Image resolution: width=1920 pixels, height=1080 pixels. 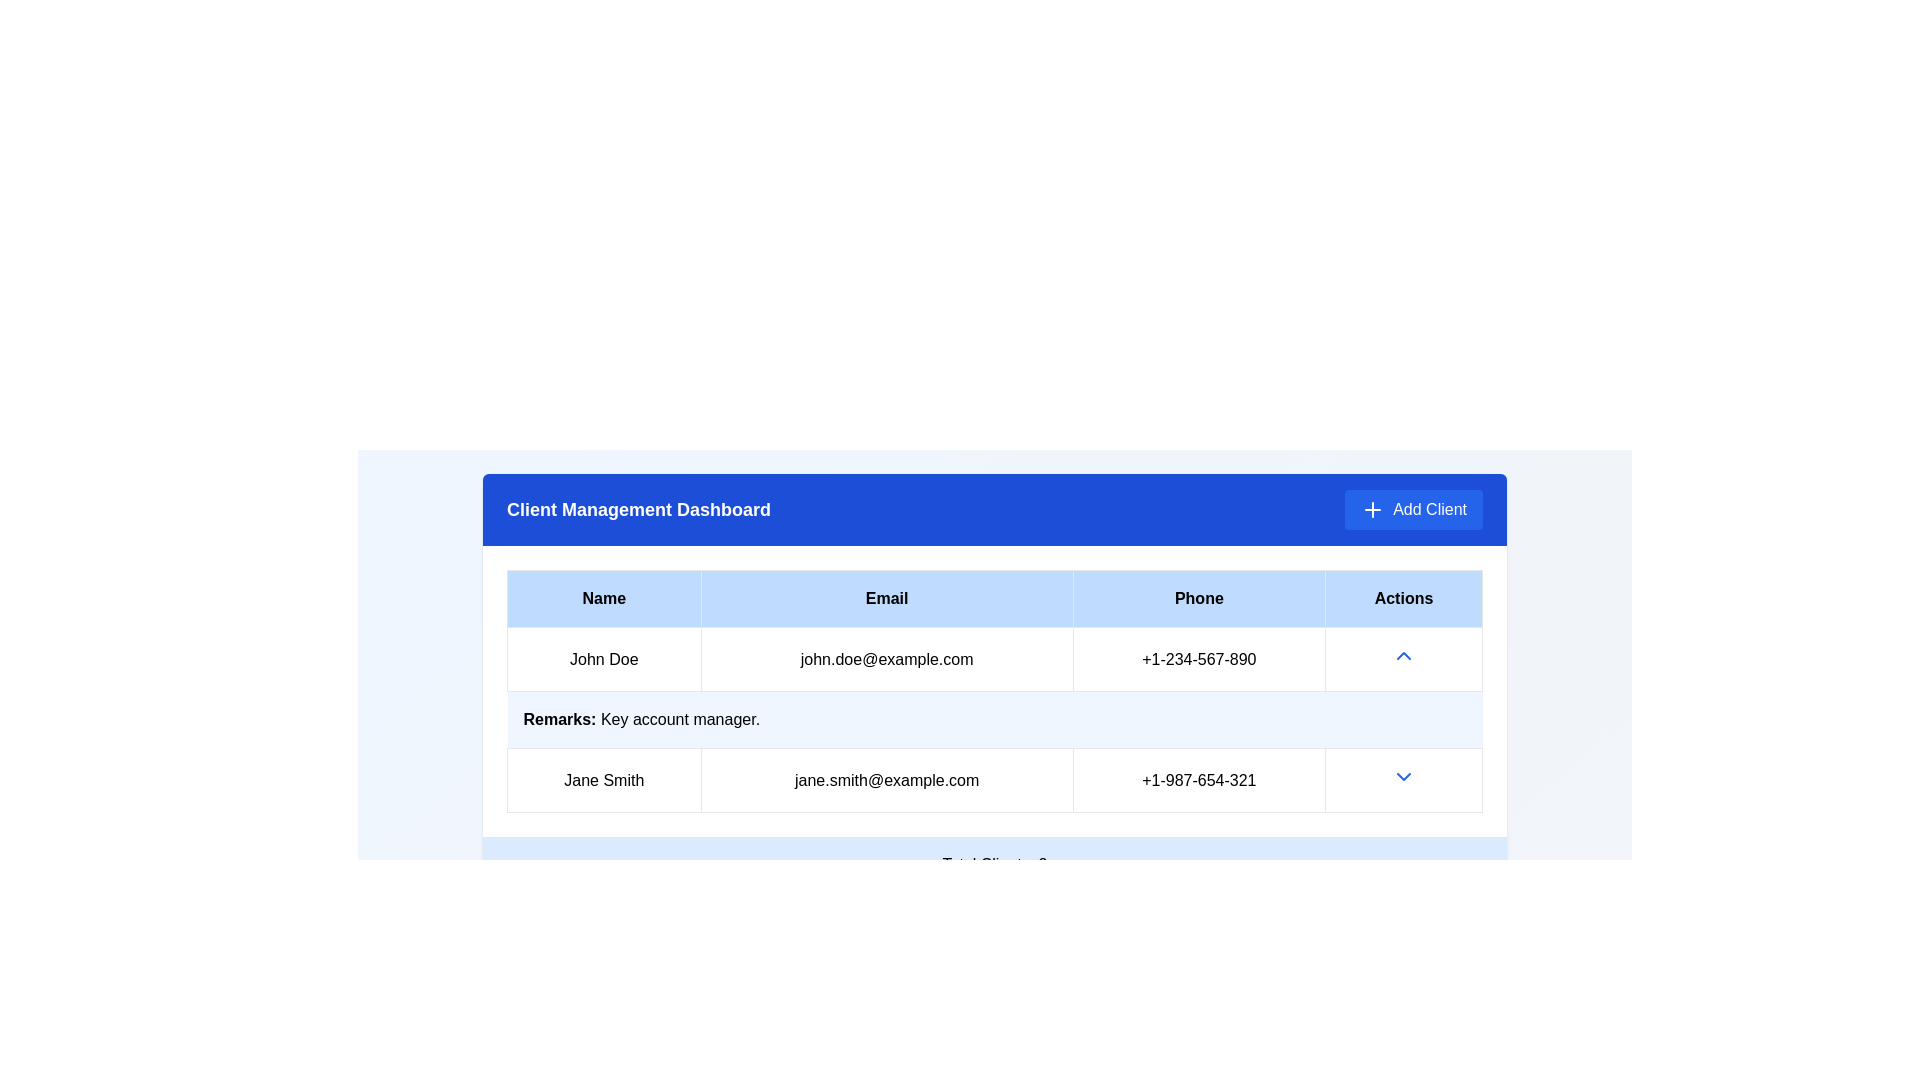 I want to click on the text label displaying 'John Doe' in the client management table, located in the 'Name' column, so click(x=603, y=659).